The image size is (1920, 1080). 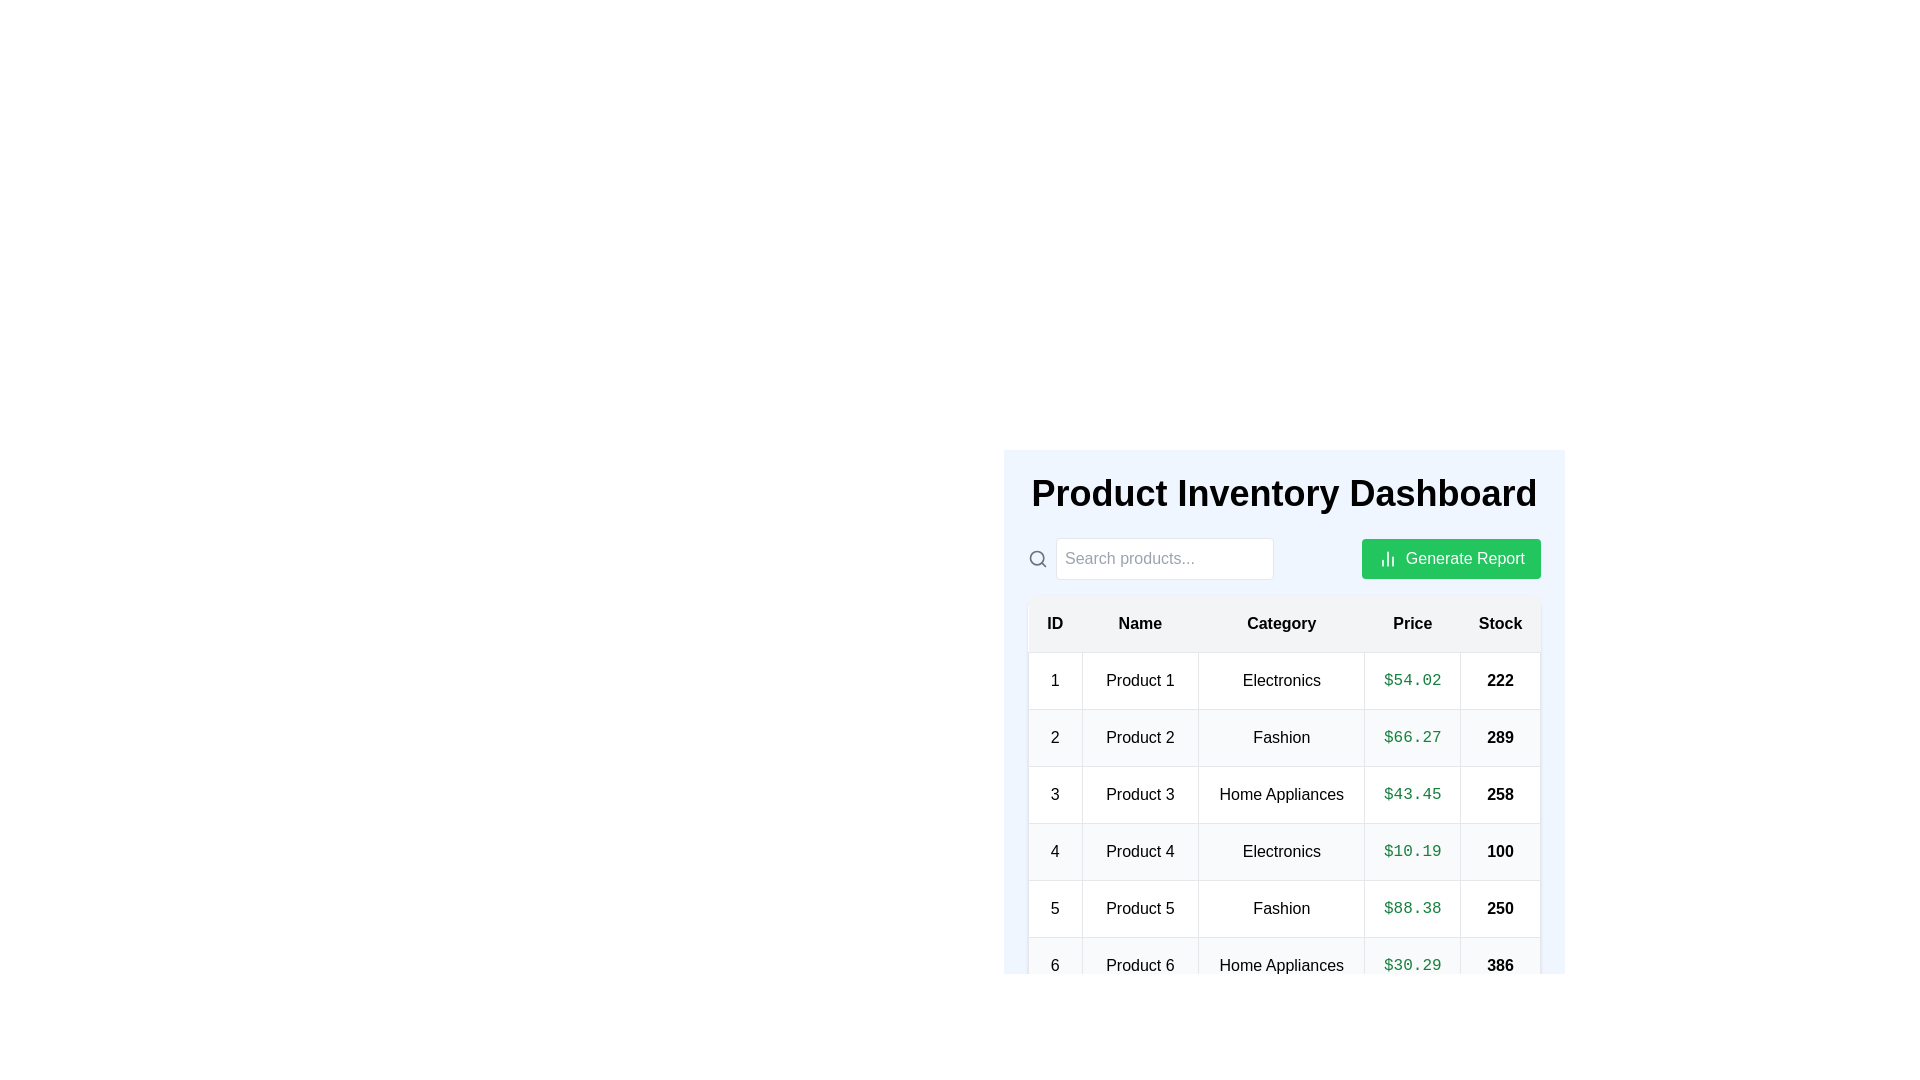 What do you see at coordinates (1500, 623) in the screenshot?
I see `the header of the column Stock to sort the table by that column` at bounding box center [1500, 623].